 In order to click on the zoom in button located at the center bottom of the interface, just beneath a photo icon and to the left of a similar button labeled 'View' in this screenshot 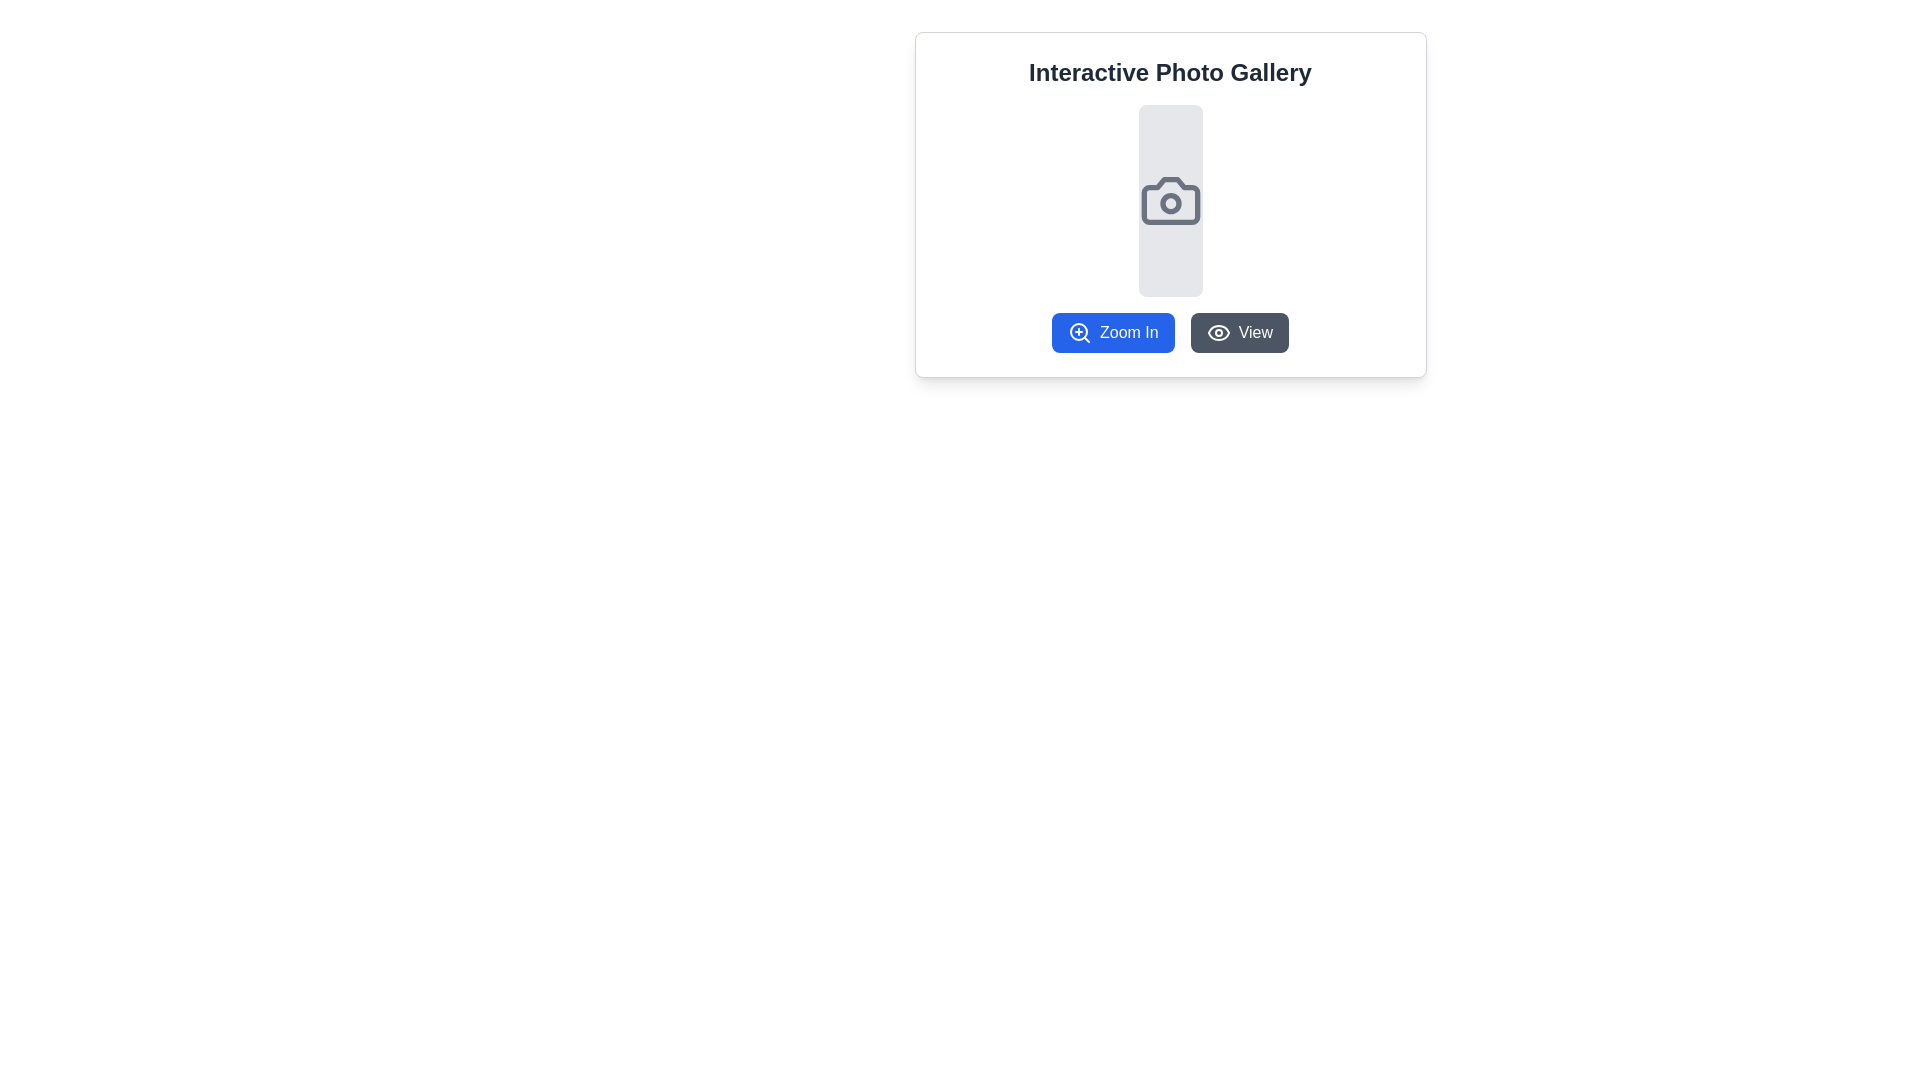, I will do `click(1112, 331)`.